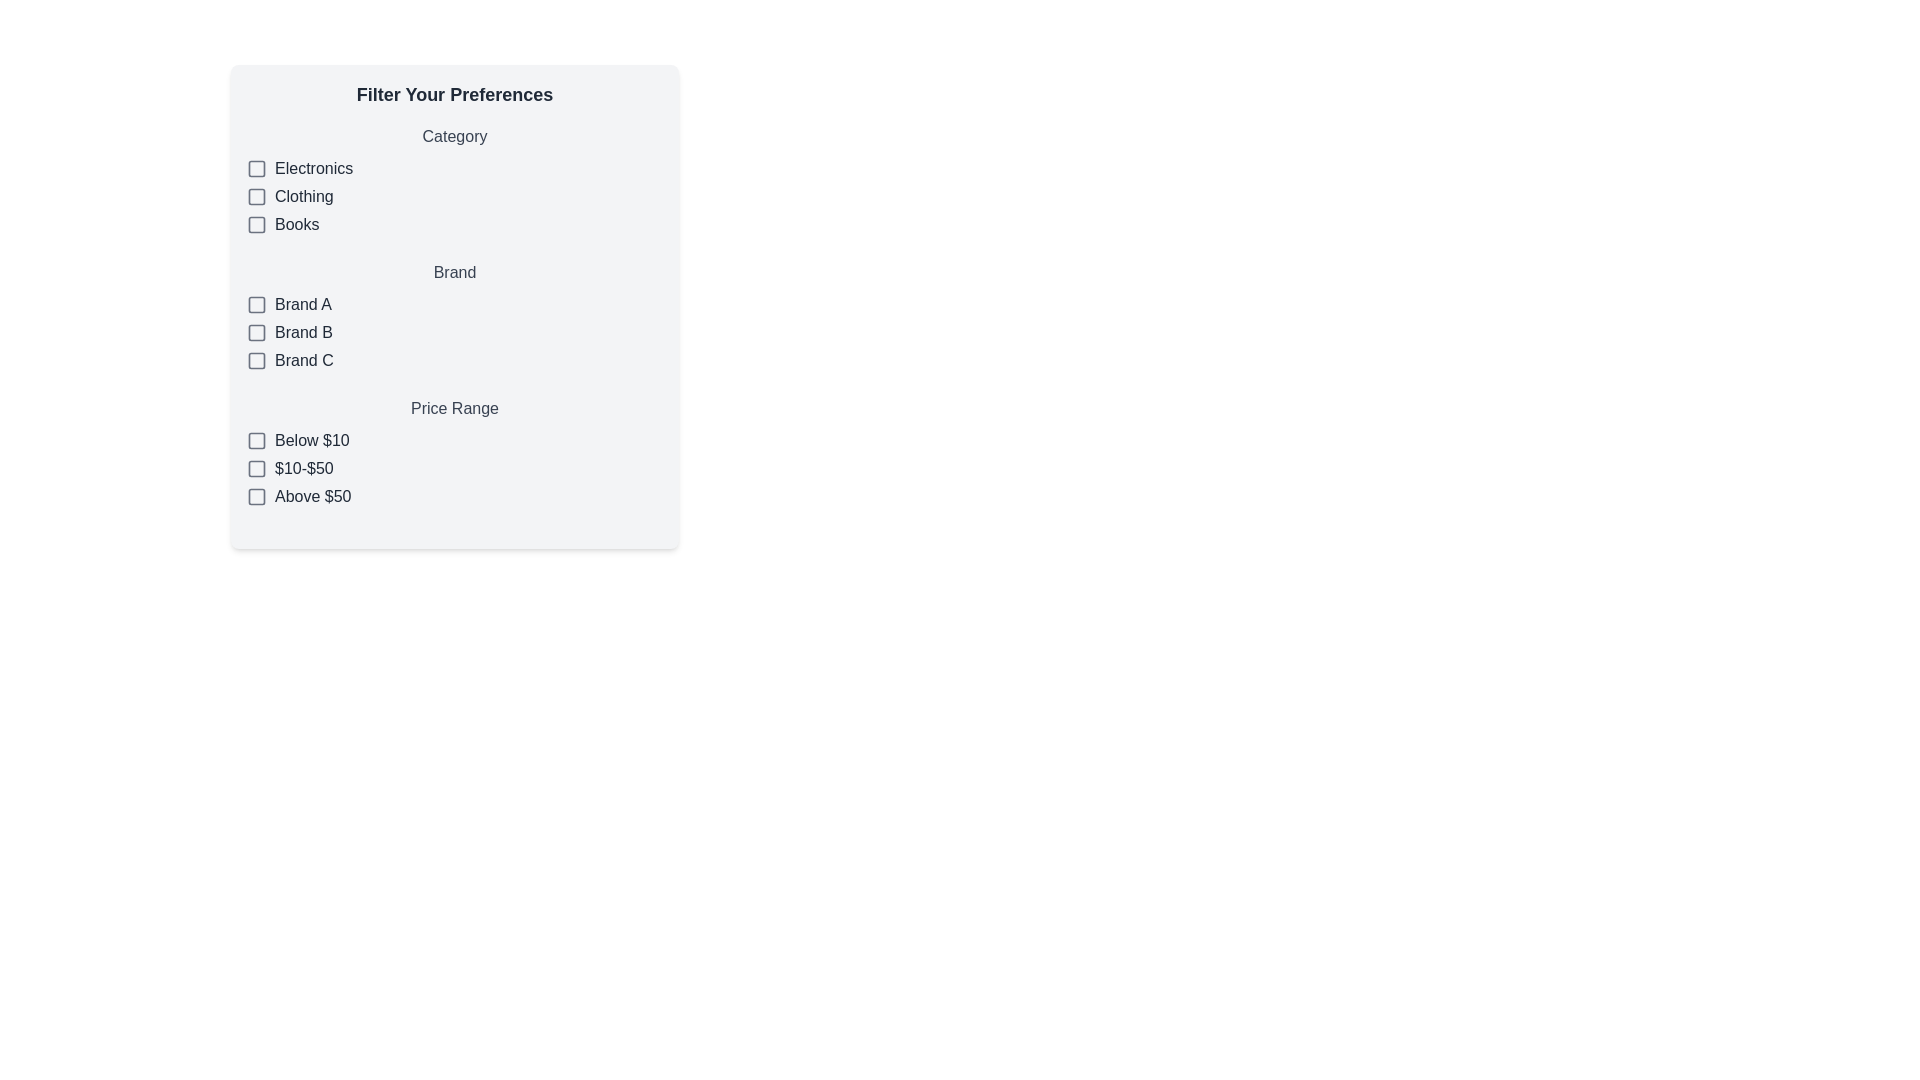  Describe the element at coordinates (256, 361) in the screenshot. I see `the Checkbox for 'Brand C' located in the user preference panel` at that location.